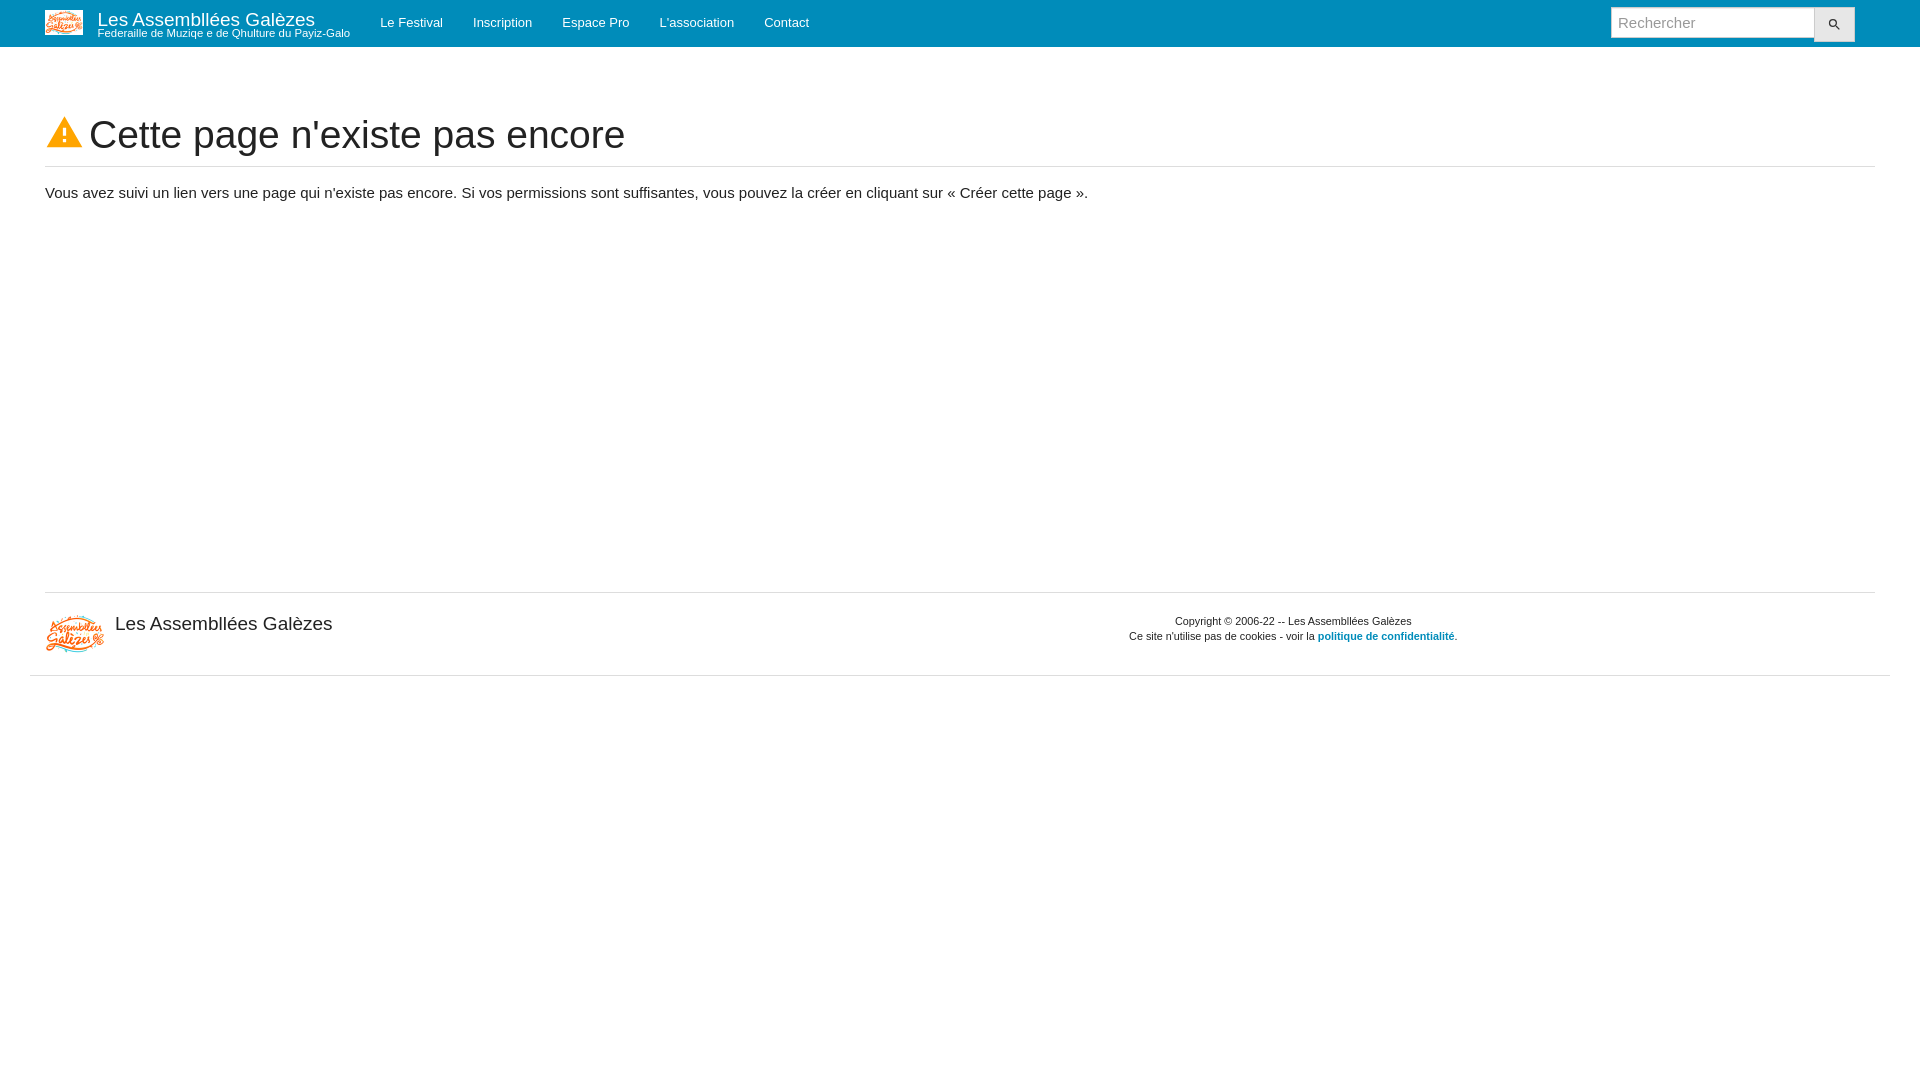 The width and height of the screenshot is (1920, 1080). What do you see at coordinates (1814, 24) in the screenshot?
I see `'Rechercher'` at bounding box center [1814, 24].